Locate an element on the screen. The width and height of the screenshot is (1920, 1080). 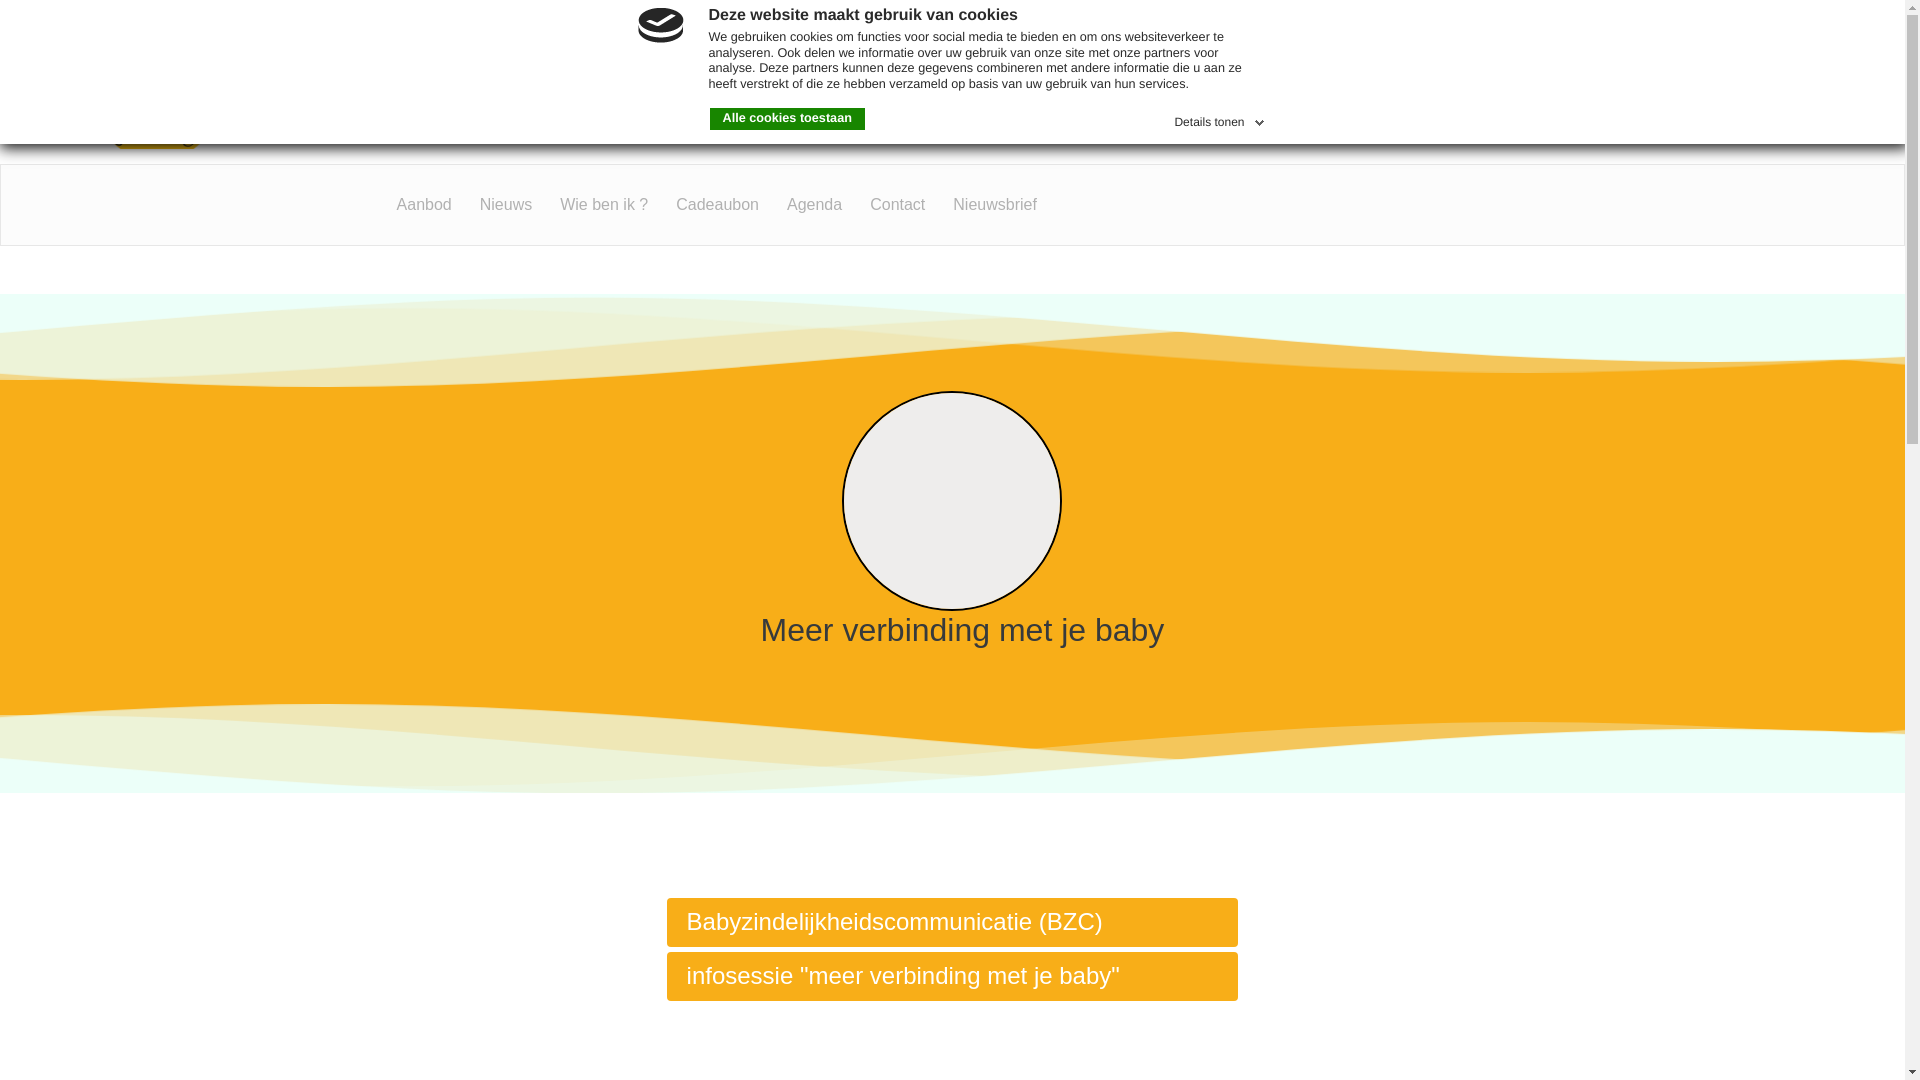
'Nieuws' is located at coordinates (505, 204).